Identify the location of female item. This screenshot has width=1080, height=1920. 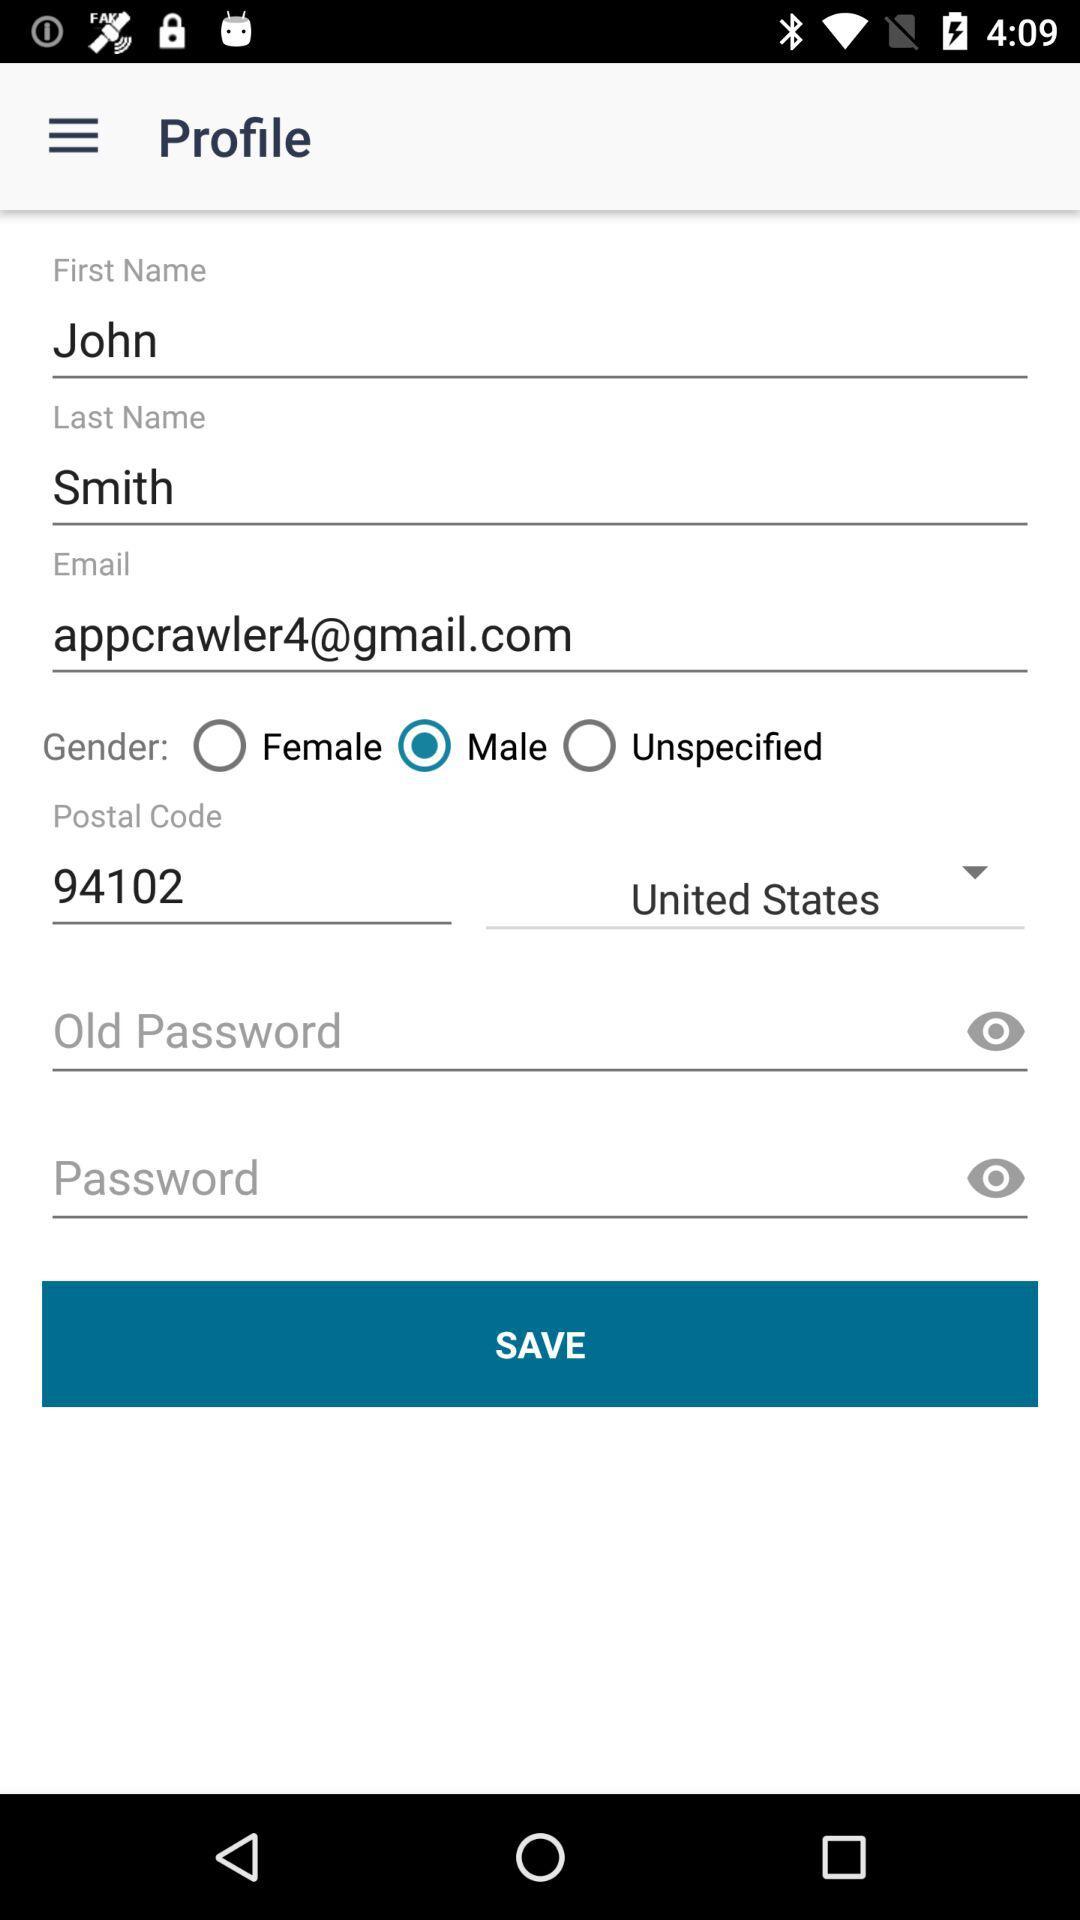
(280, 744).